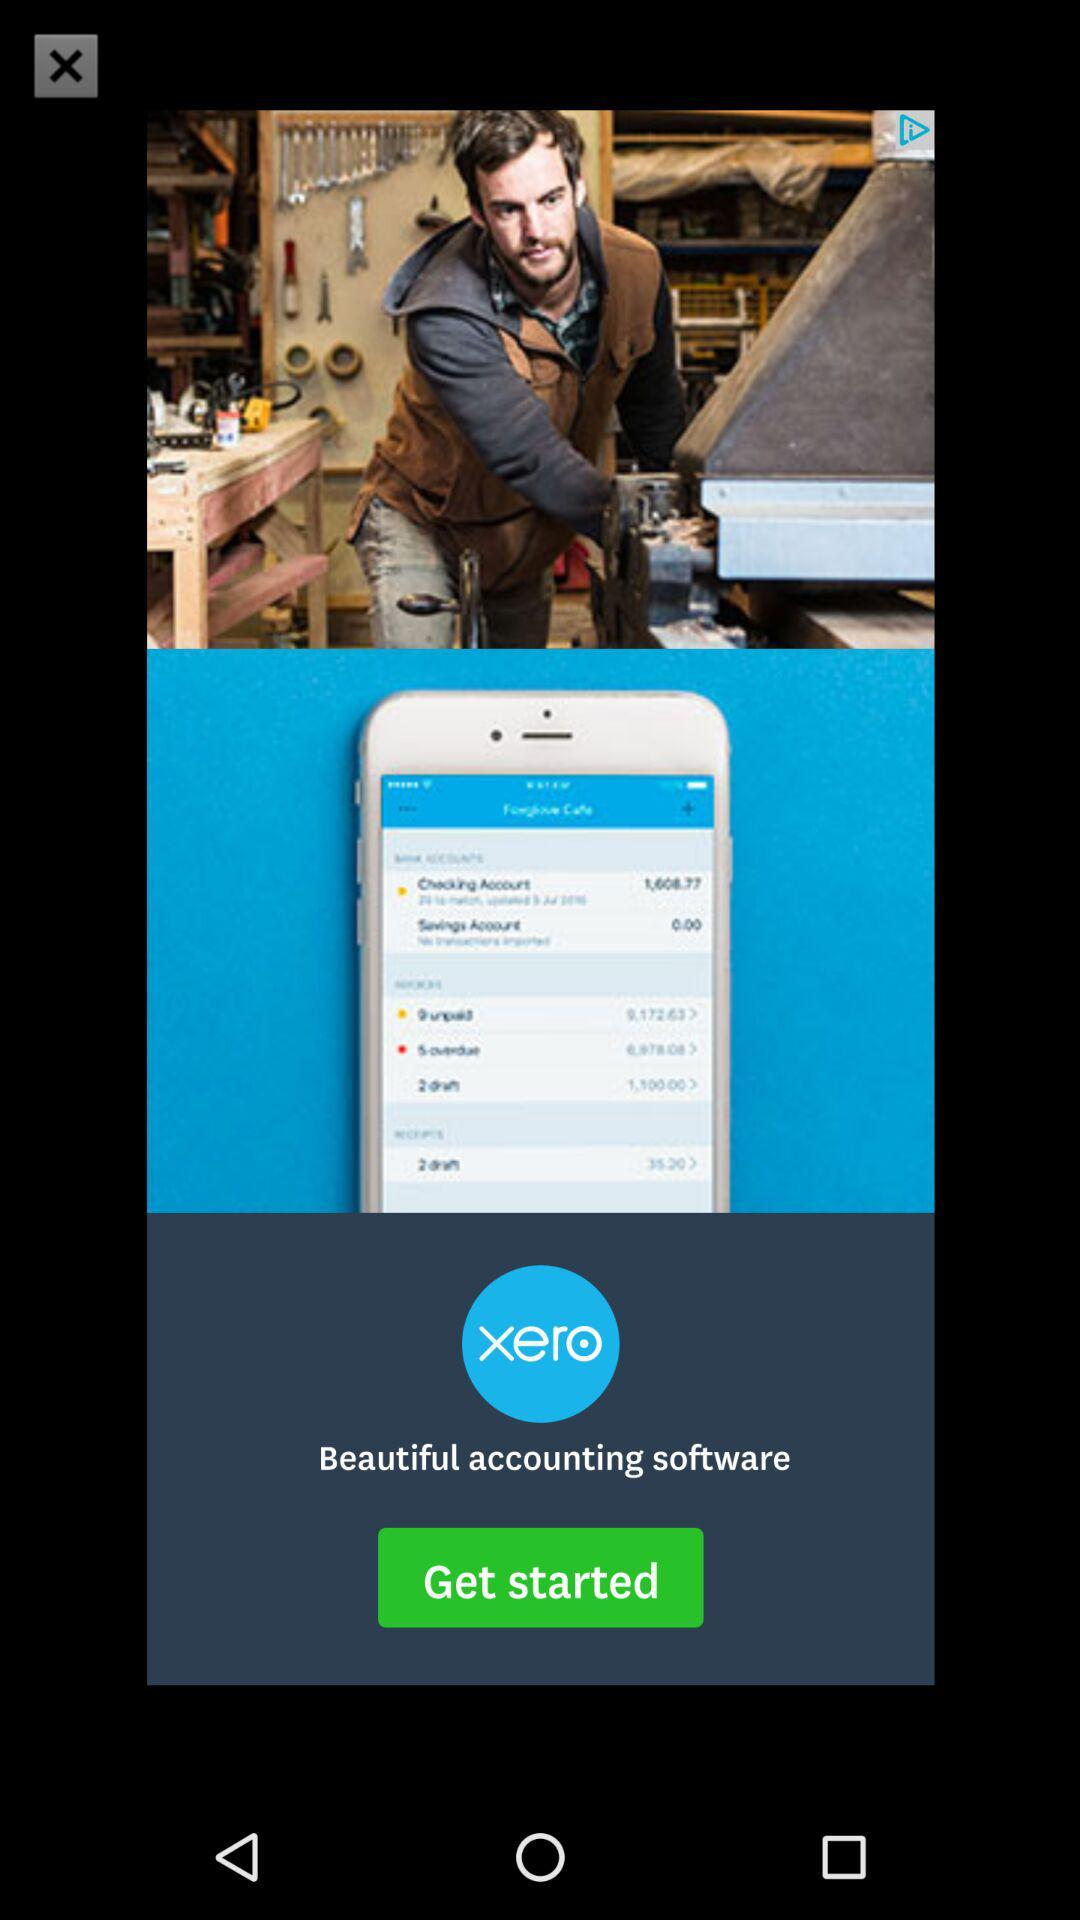 Image resolution: width=1080 pixels, height=1920 pixels. Describe the element at coordinates (64, 70) in the screenshot. I see `the close icon` at that location.